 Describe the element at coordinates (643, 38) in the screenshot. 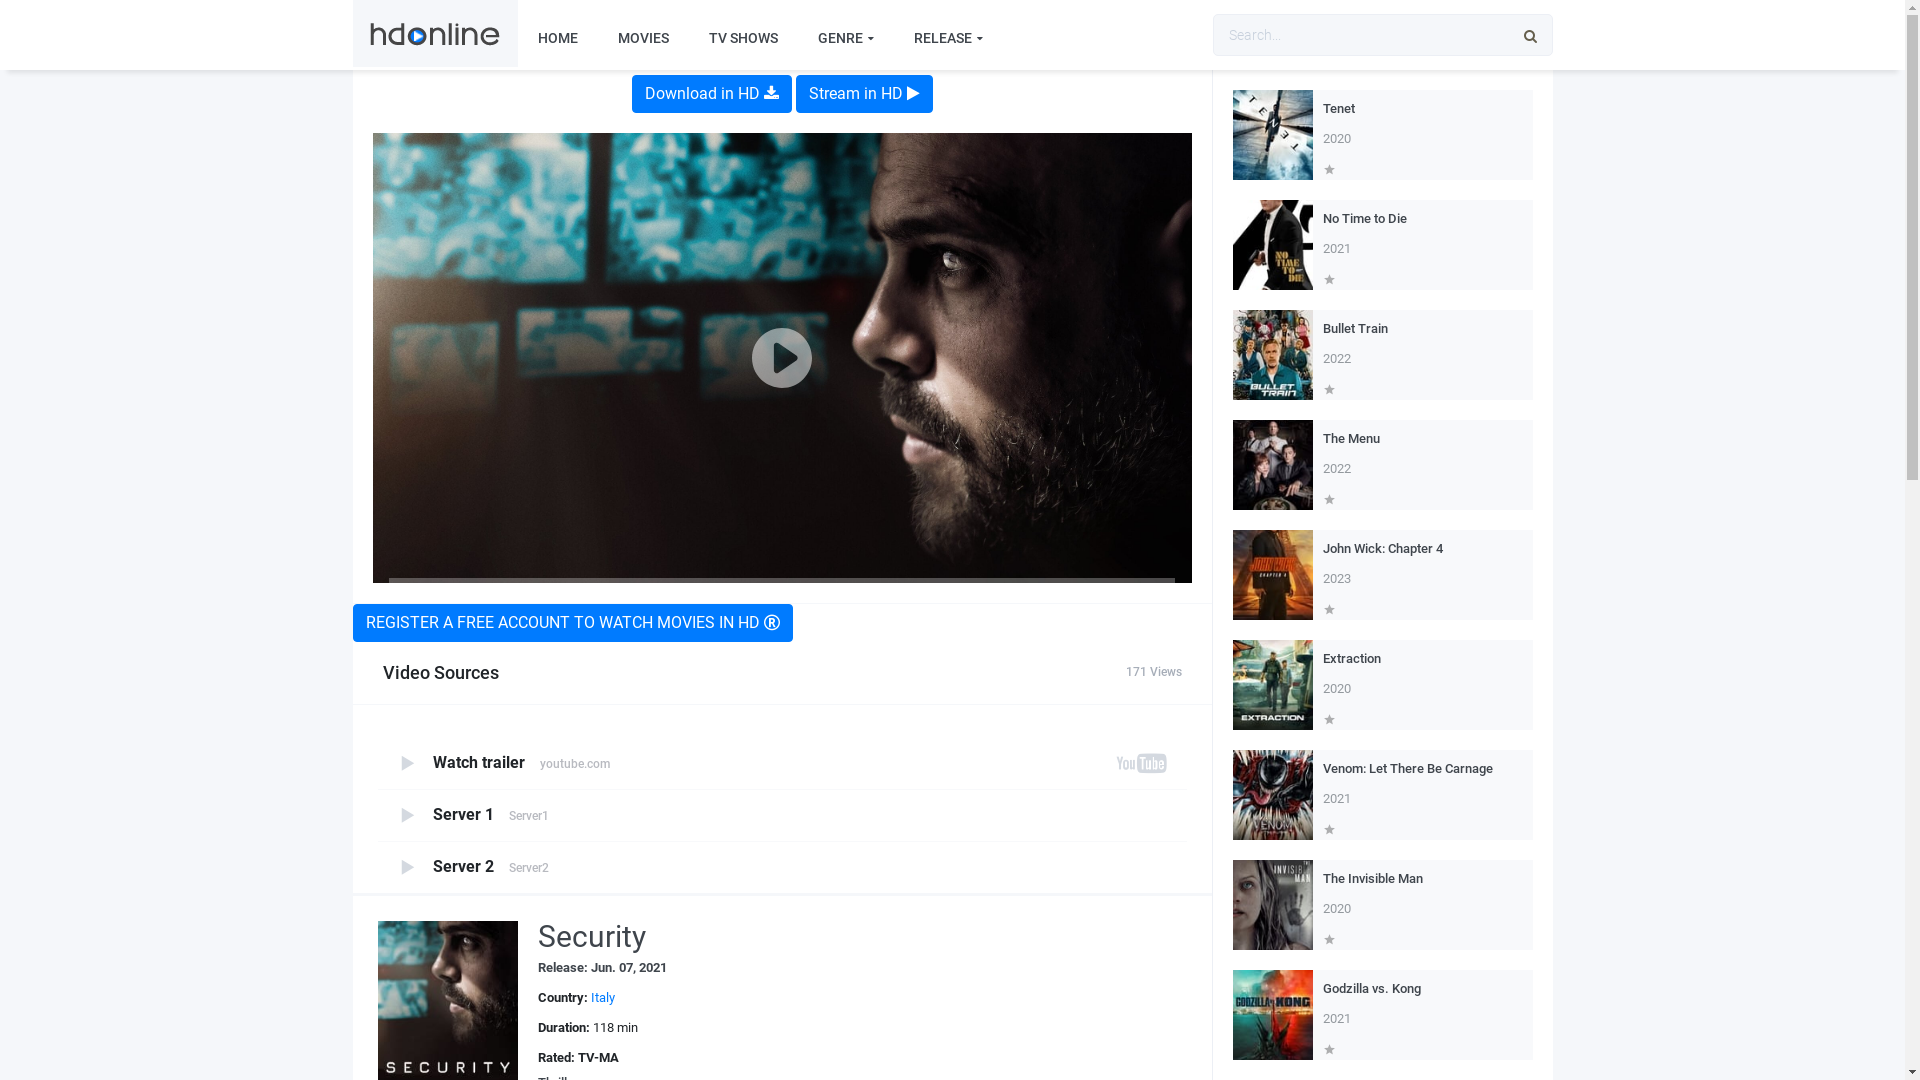

I see `'MOVIES'` at that location.